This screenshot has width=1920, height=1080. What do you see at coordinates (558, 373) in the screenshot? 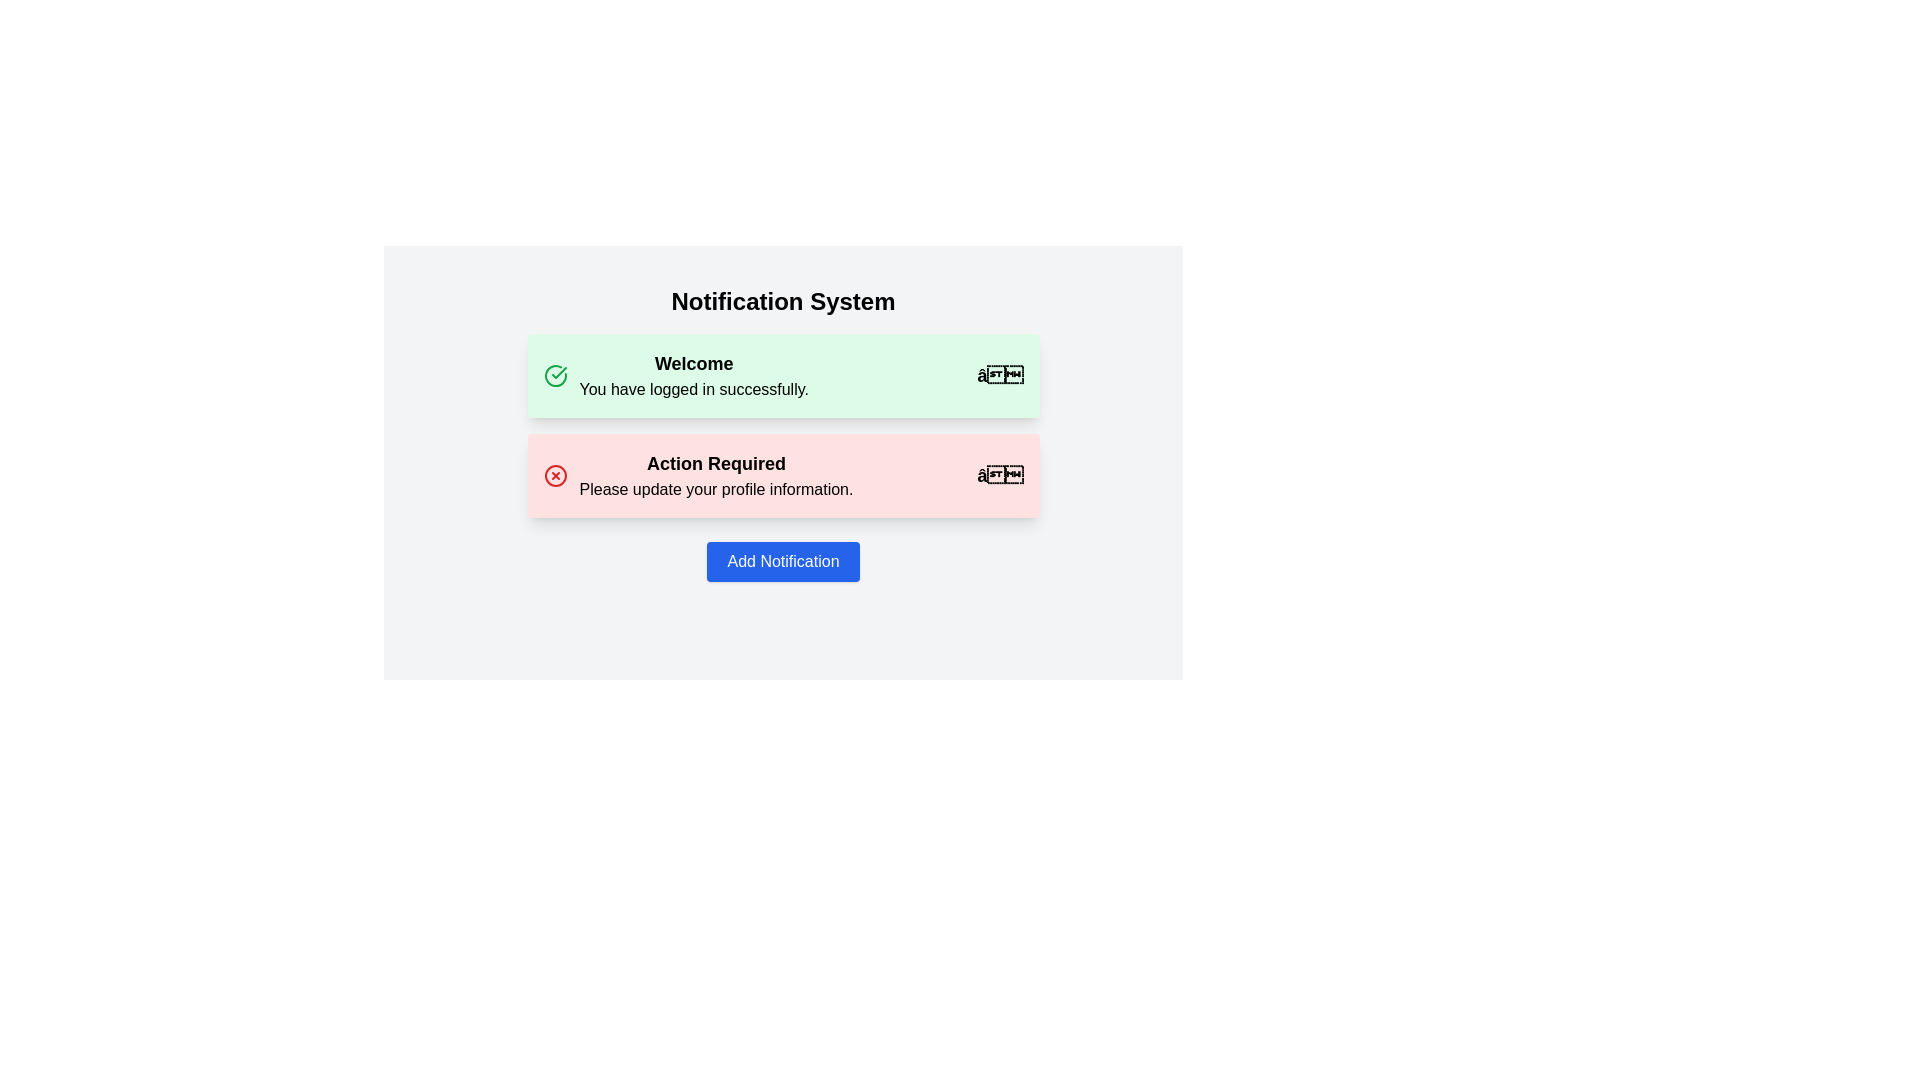
I see `the green checkmark icon located within a circular boundary on the left side of the 'Welcome' notification card` at bounding box center [558, 373].